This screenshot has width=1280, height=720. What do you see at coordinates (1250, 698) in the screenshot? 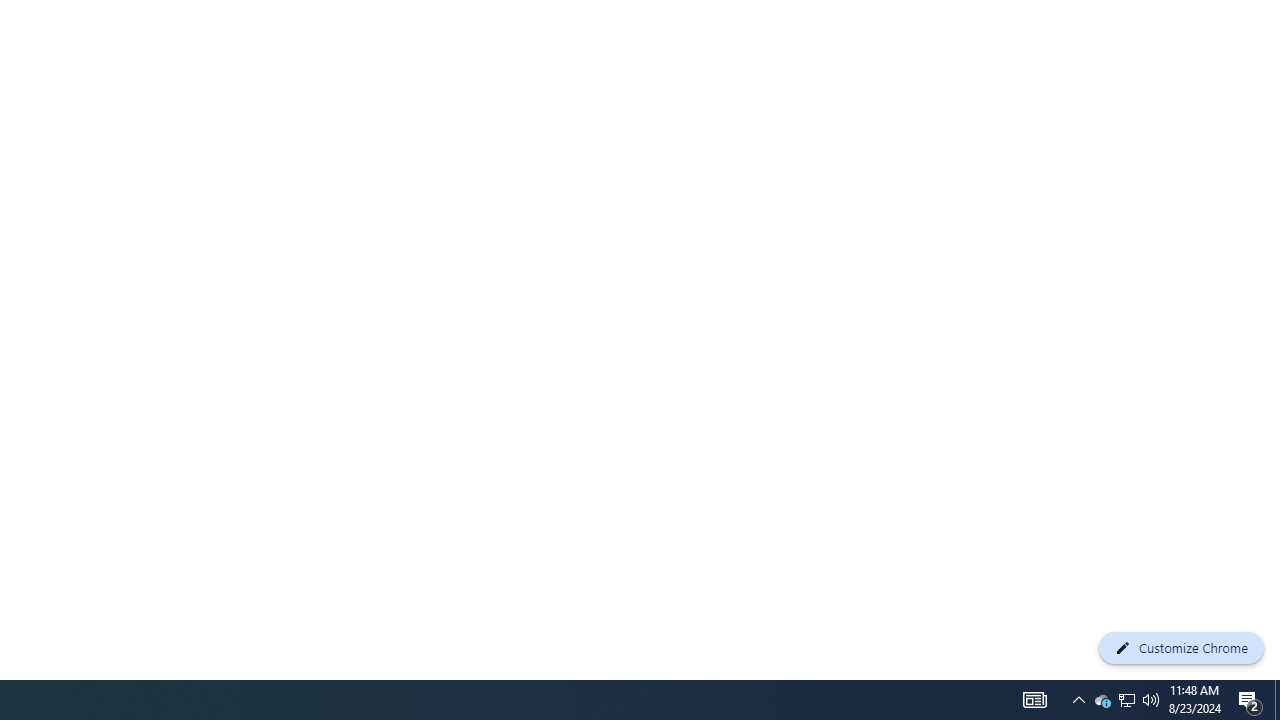
I see `'Action Center, 2 new notifications'` at bounding box center [1250, 698].